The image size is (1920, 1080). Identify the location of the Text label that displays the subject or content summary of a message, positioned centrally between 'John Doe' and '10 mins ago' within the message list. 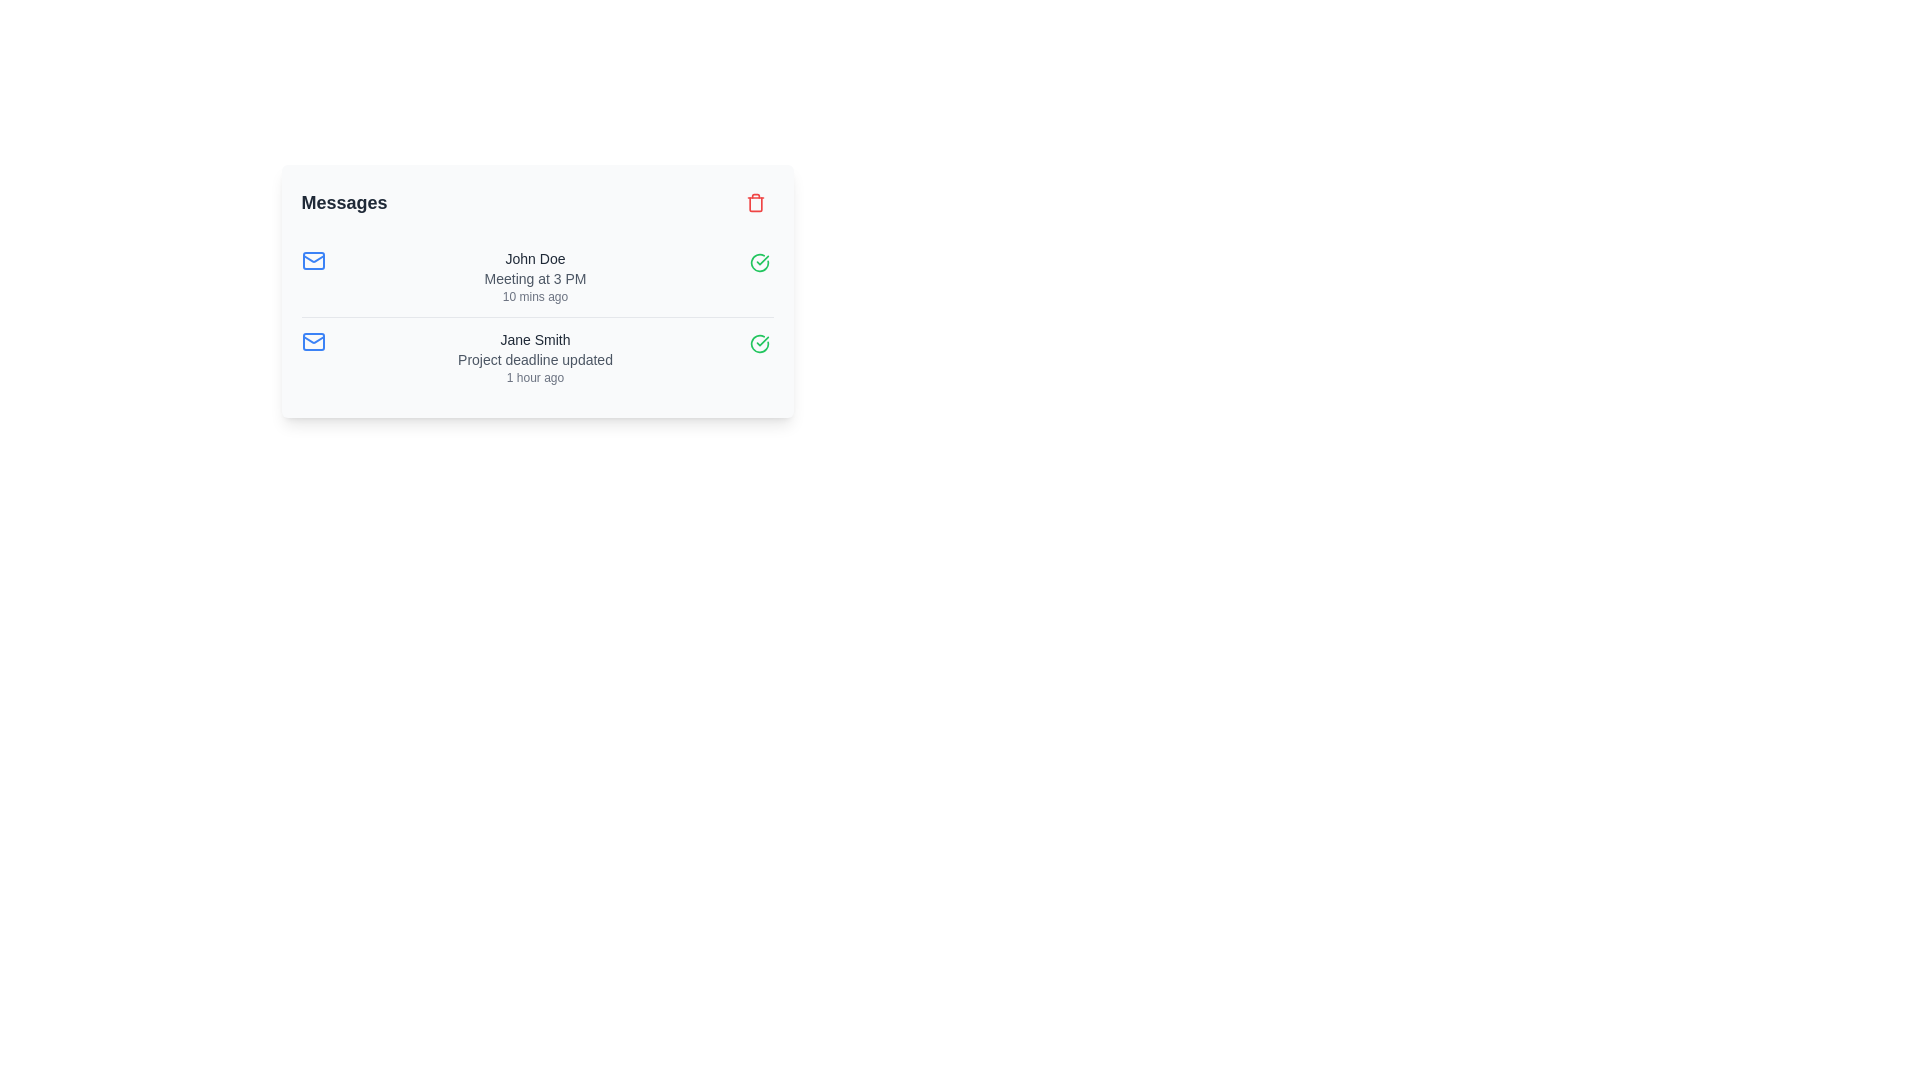
(535, 278).